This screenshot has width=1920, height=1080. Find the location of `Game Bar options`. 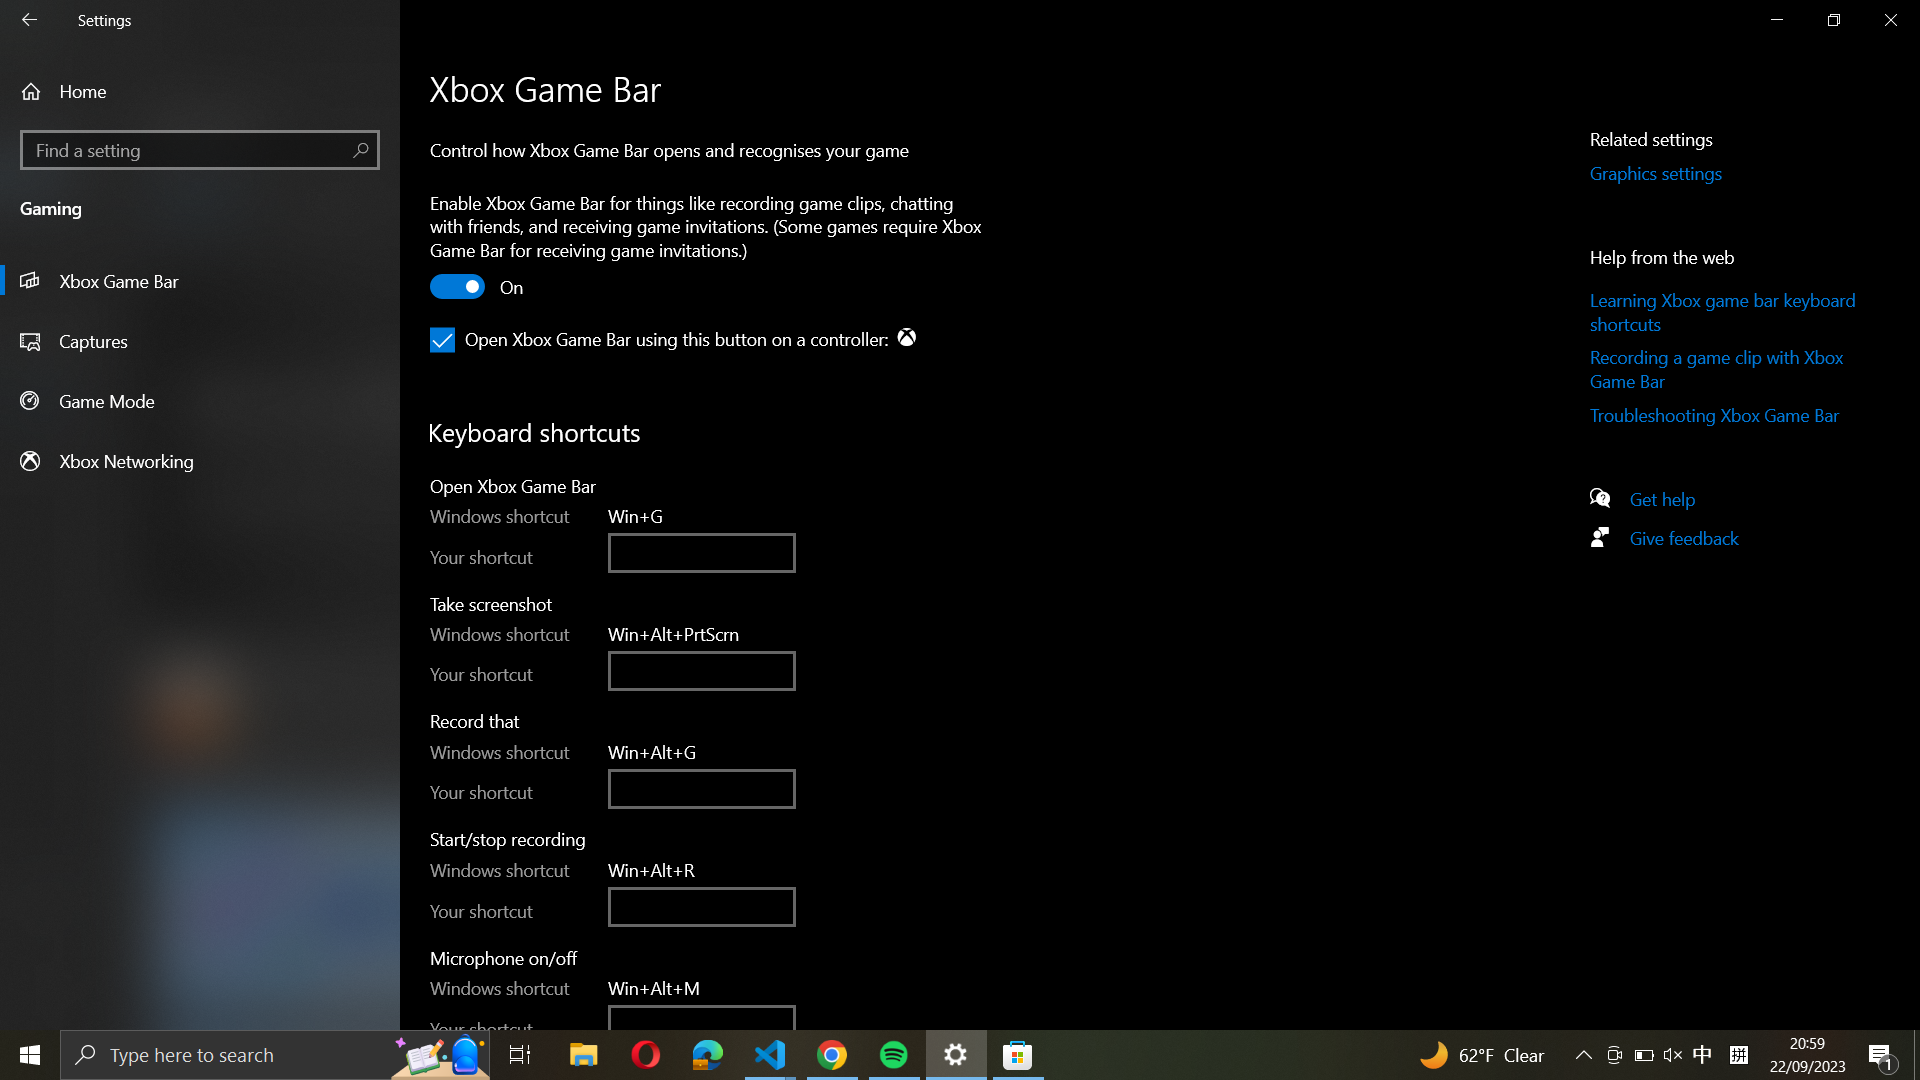

Game Bar options is located at coordinates (198, 281).